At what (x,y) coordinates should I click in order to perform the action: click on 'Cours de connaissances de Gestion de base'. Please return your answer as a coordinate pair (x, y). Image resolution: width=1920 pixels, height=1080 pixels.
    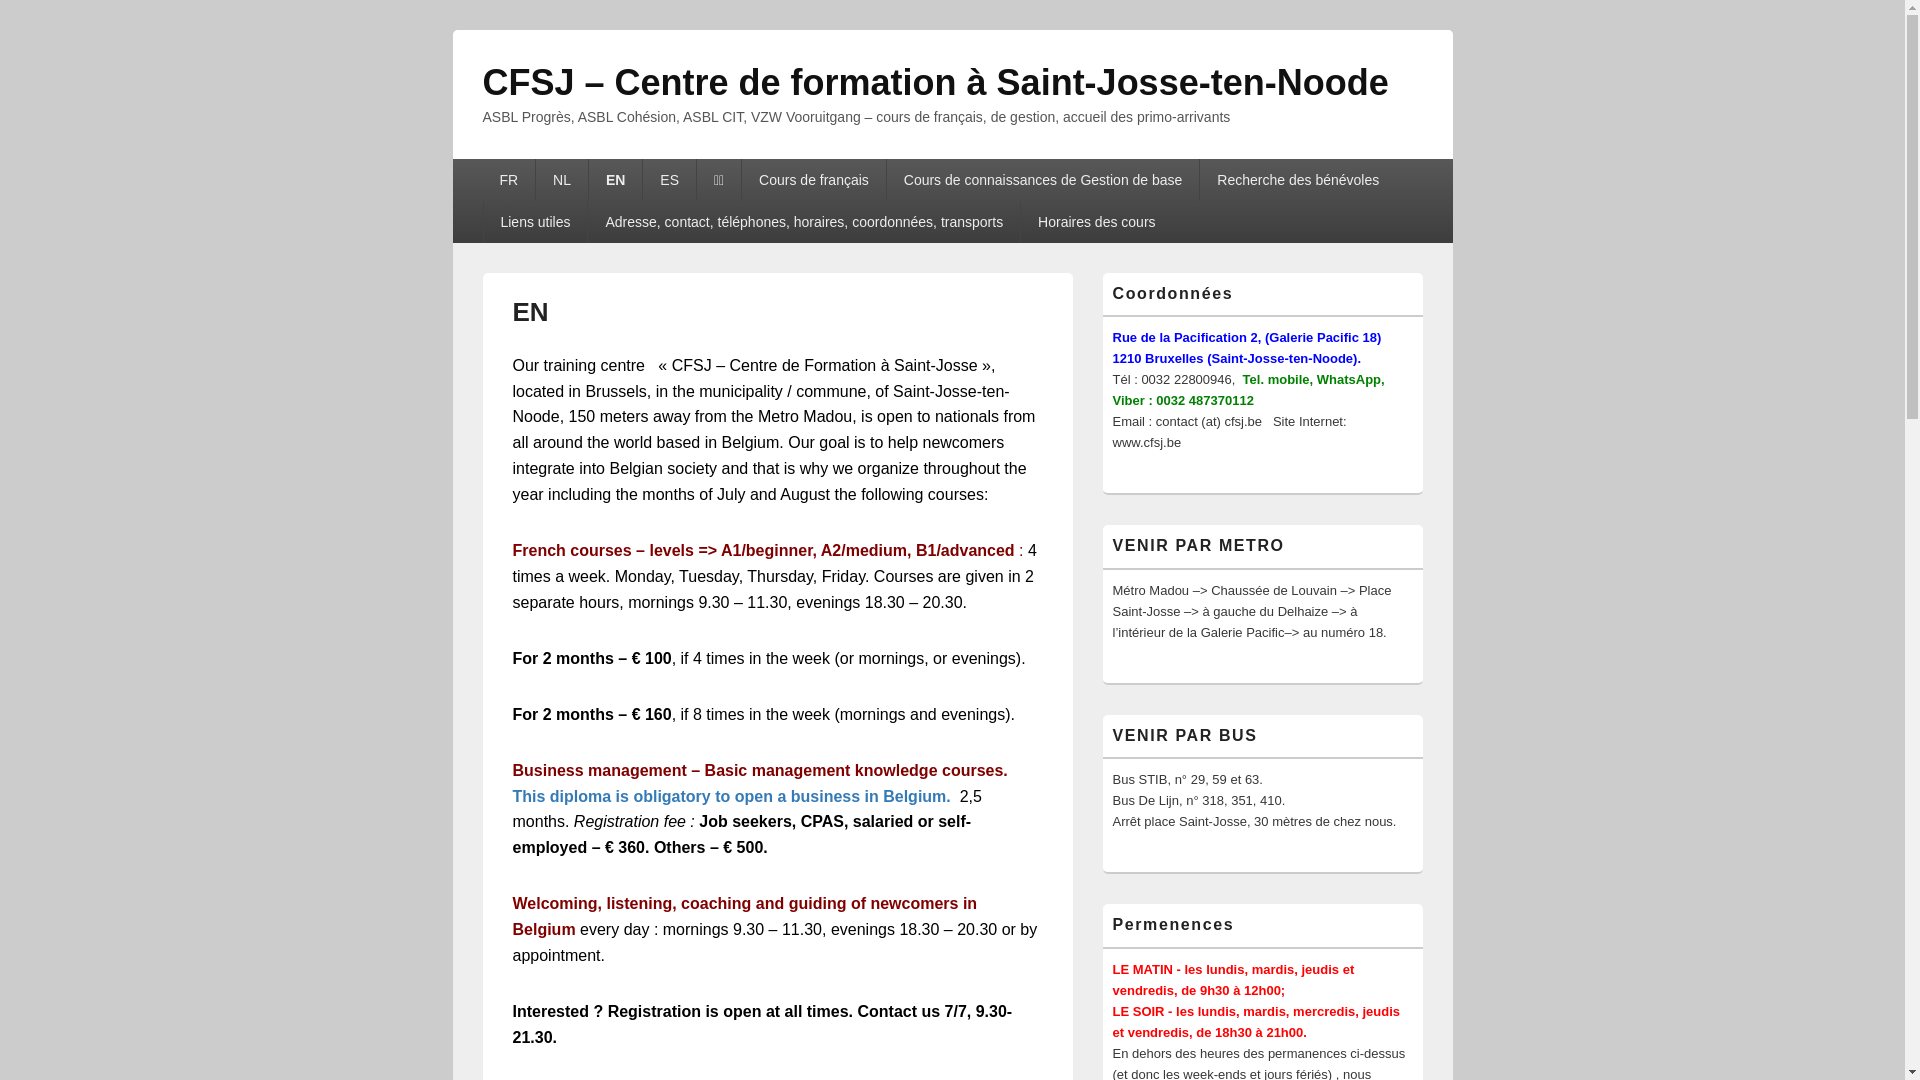
    Looking at the image, I should click on (1042, 180).